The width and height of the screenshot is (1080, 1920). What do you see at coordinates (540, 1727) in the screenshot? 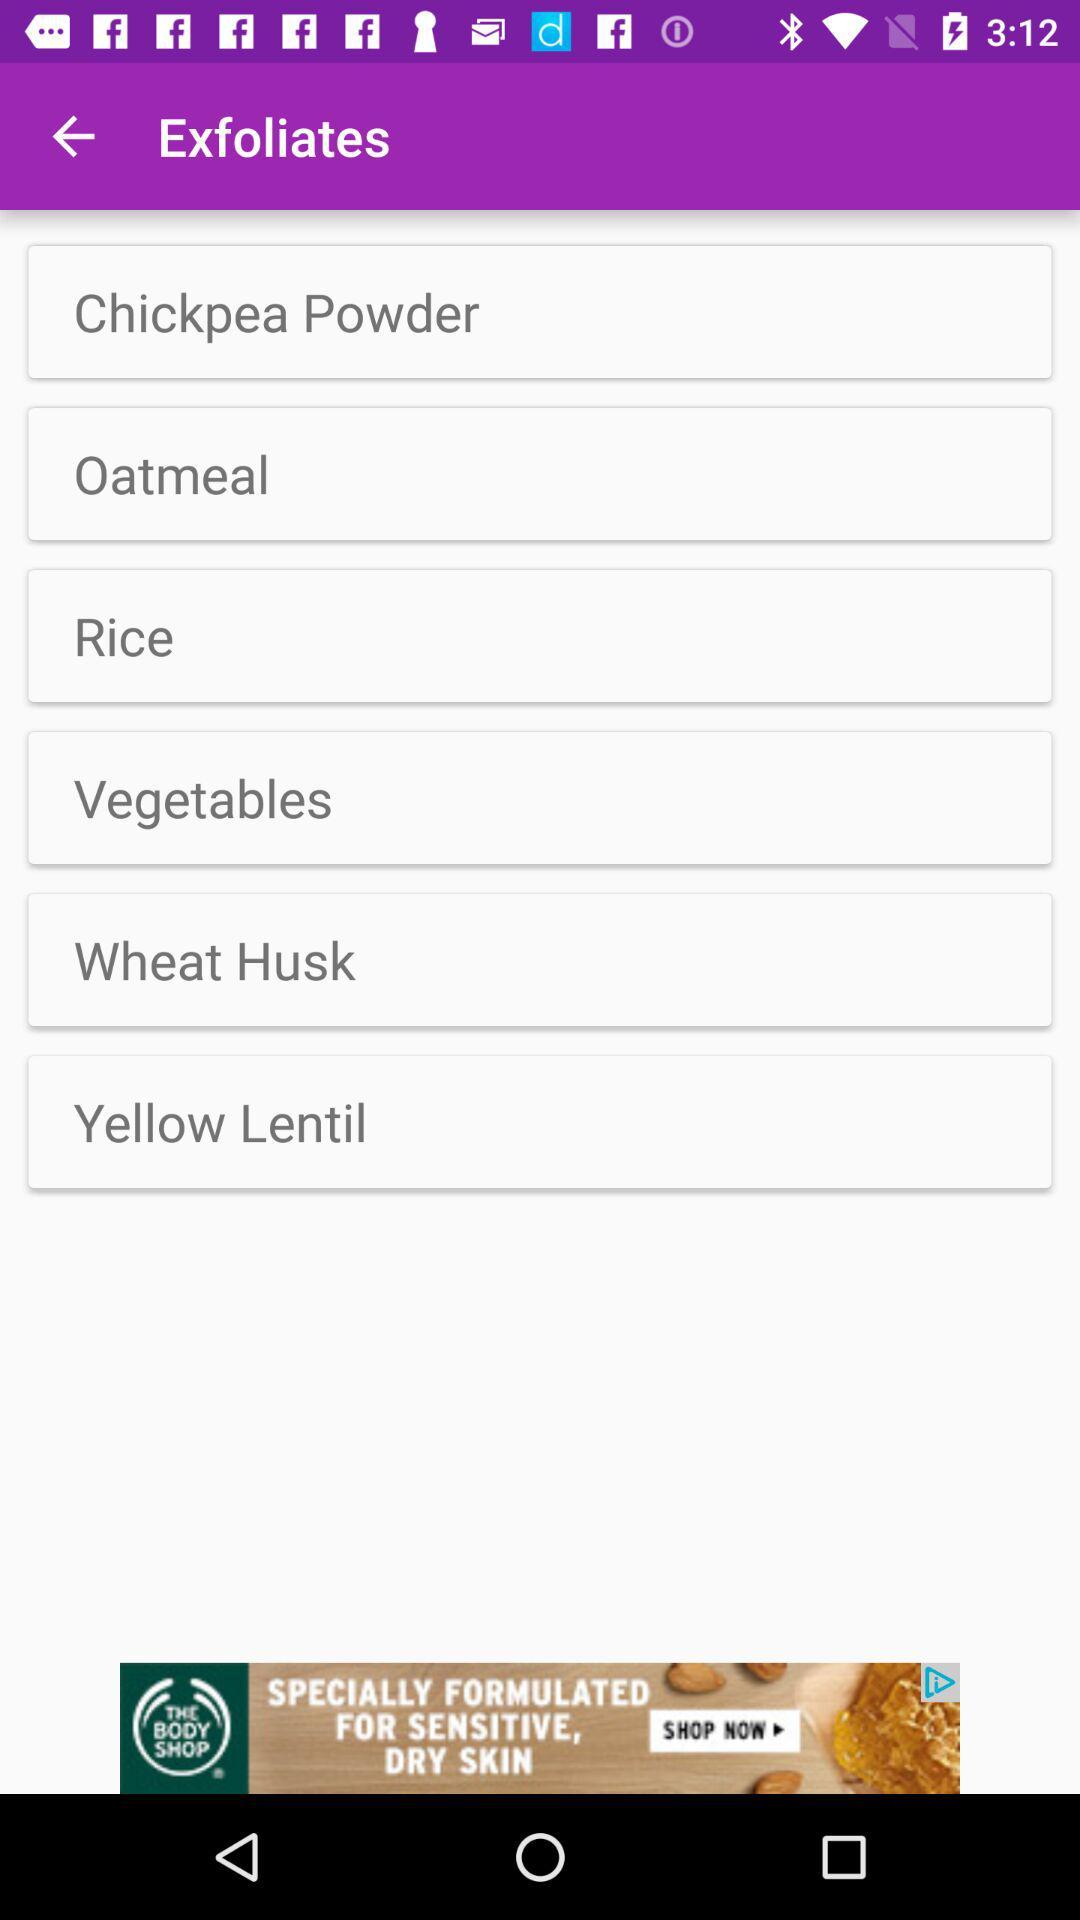
I see `advertisement page` at bounding box center [540, 1727].